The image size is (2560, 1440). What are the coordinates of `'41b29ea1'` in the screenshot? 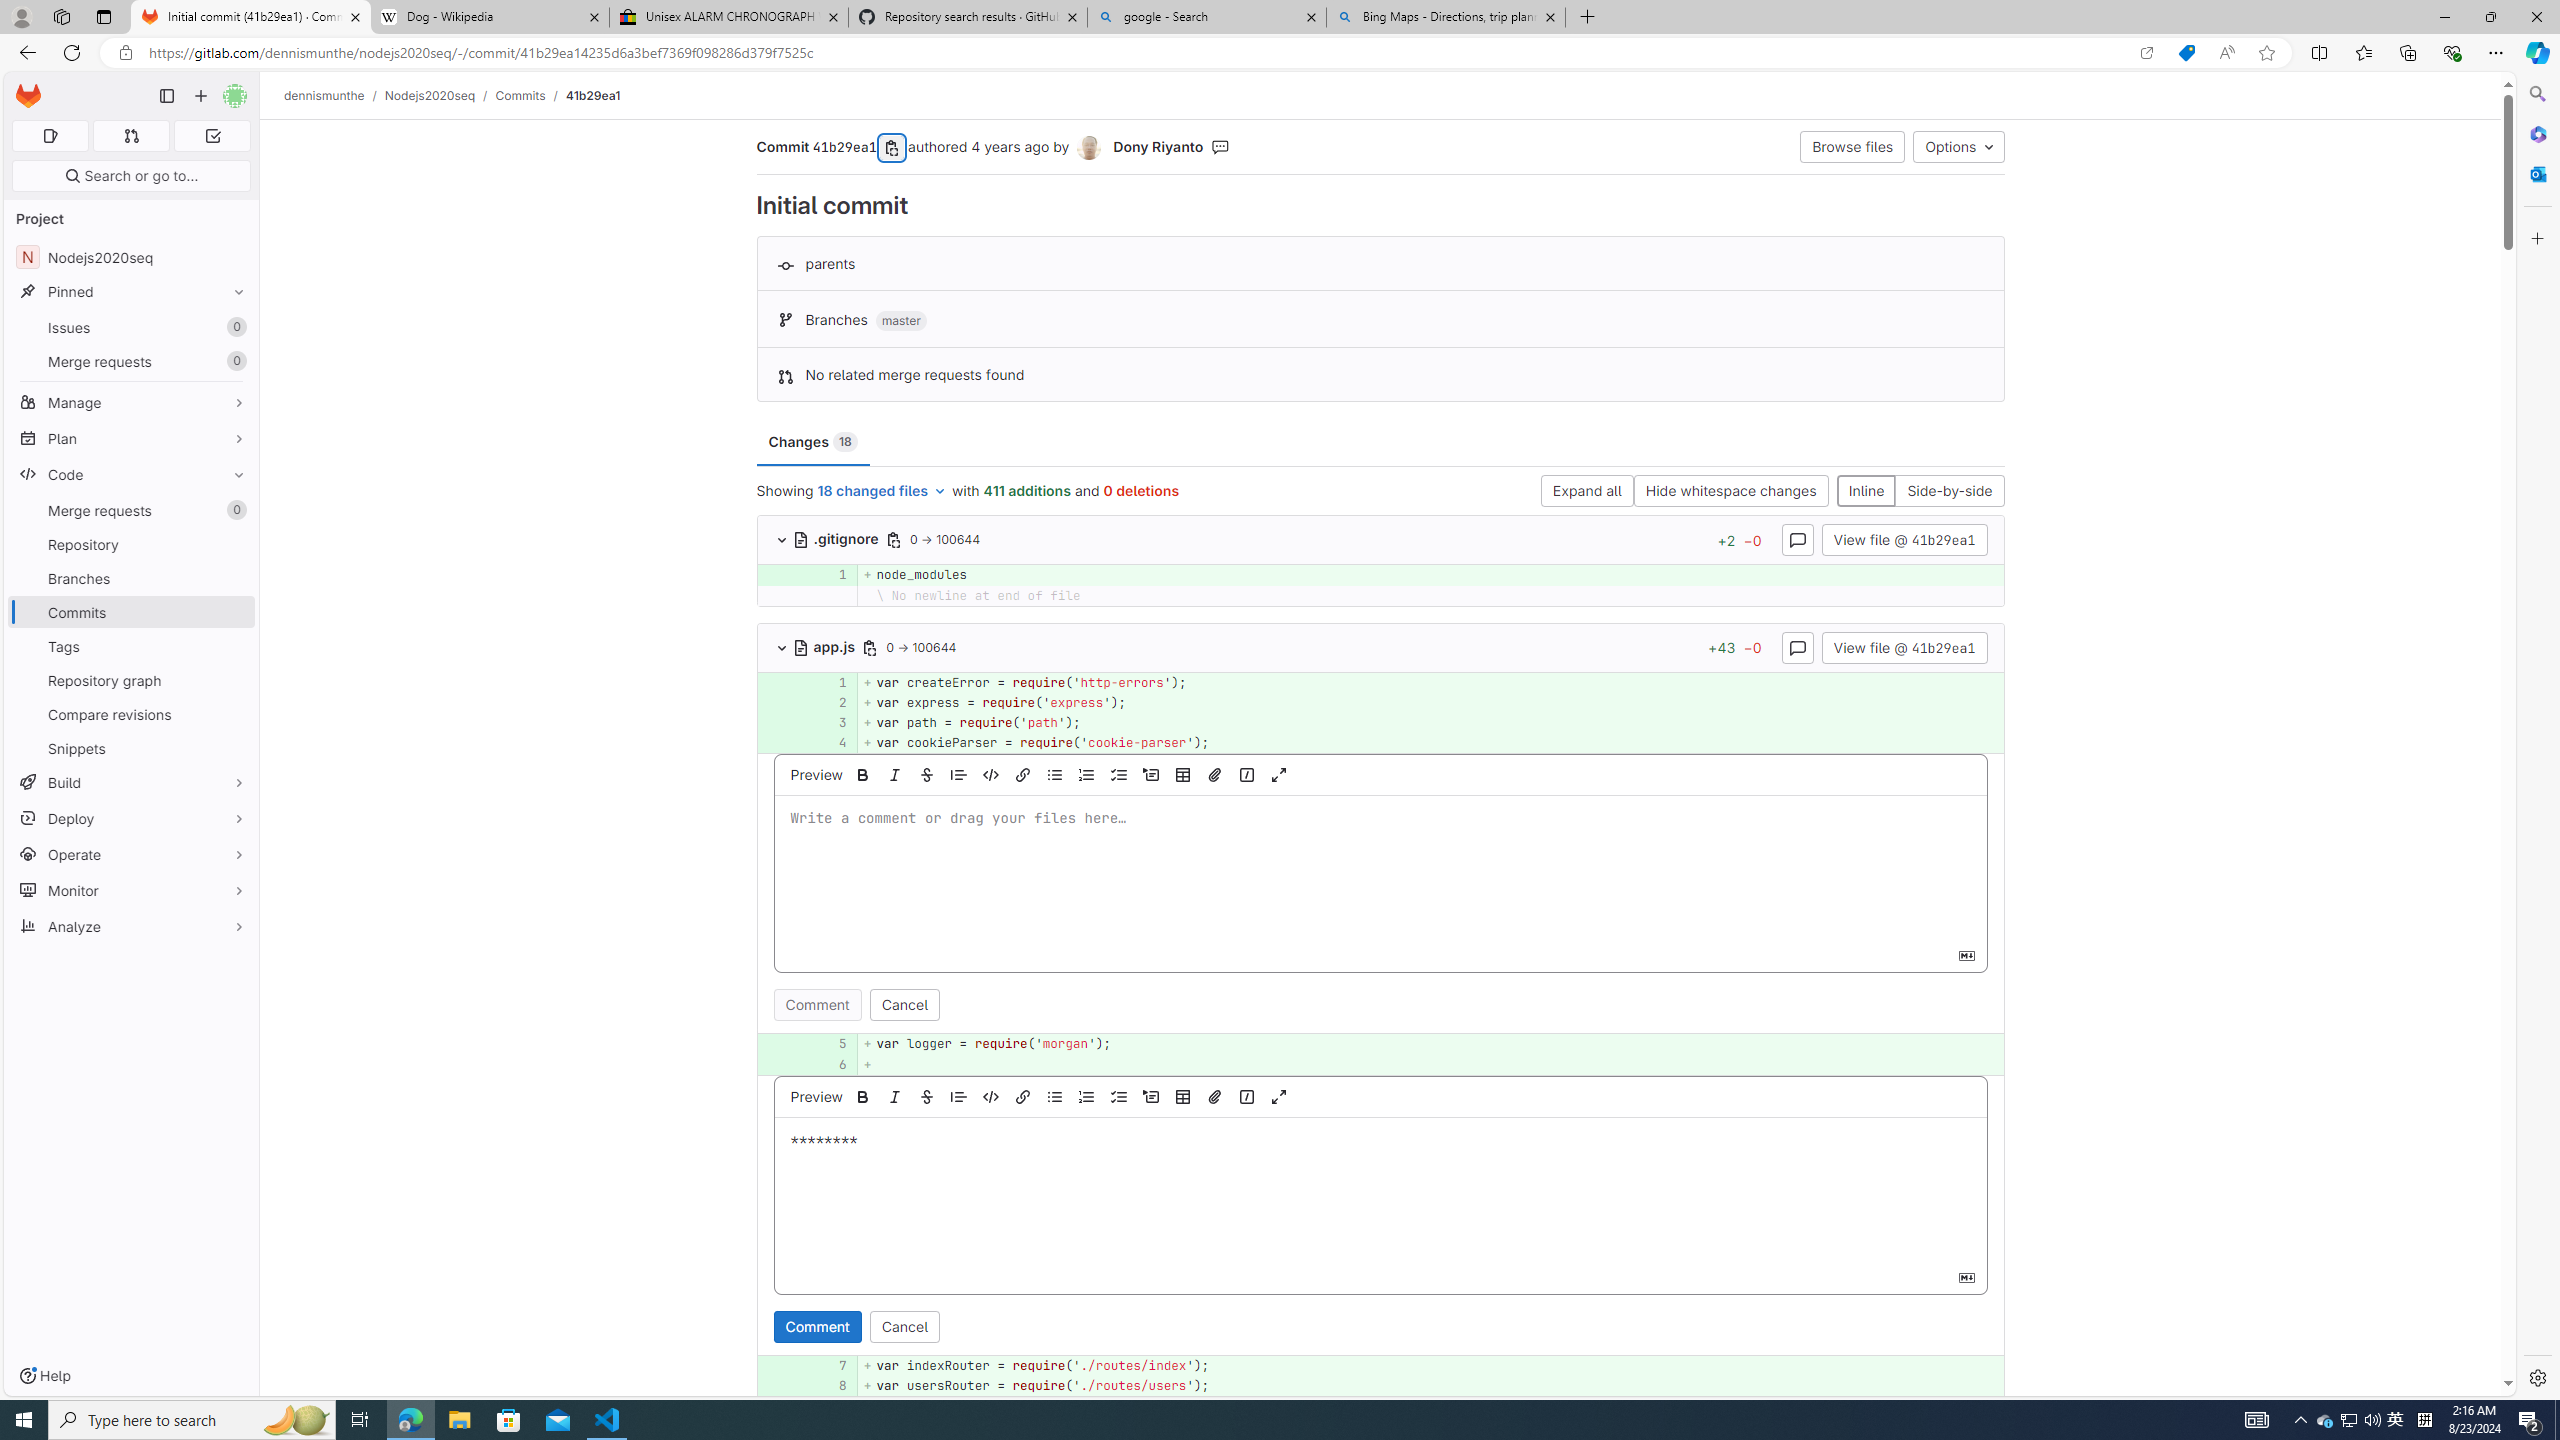 It's located at (592, 95).